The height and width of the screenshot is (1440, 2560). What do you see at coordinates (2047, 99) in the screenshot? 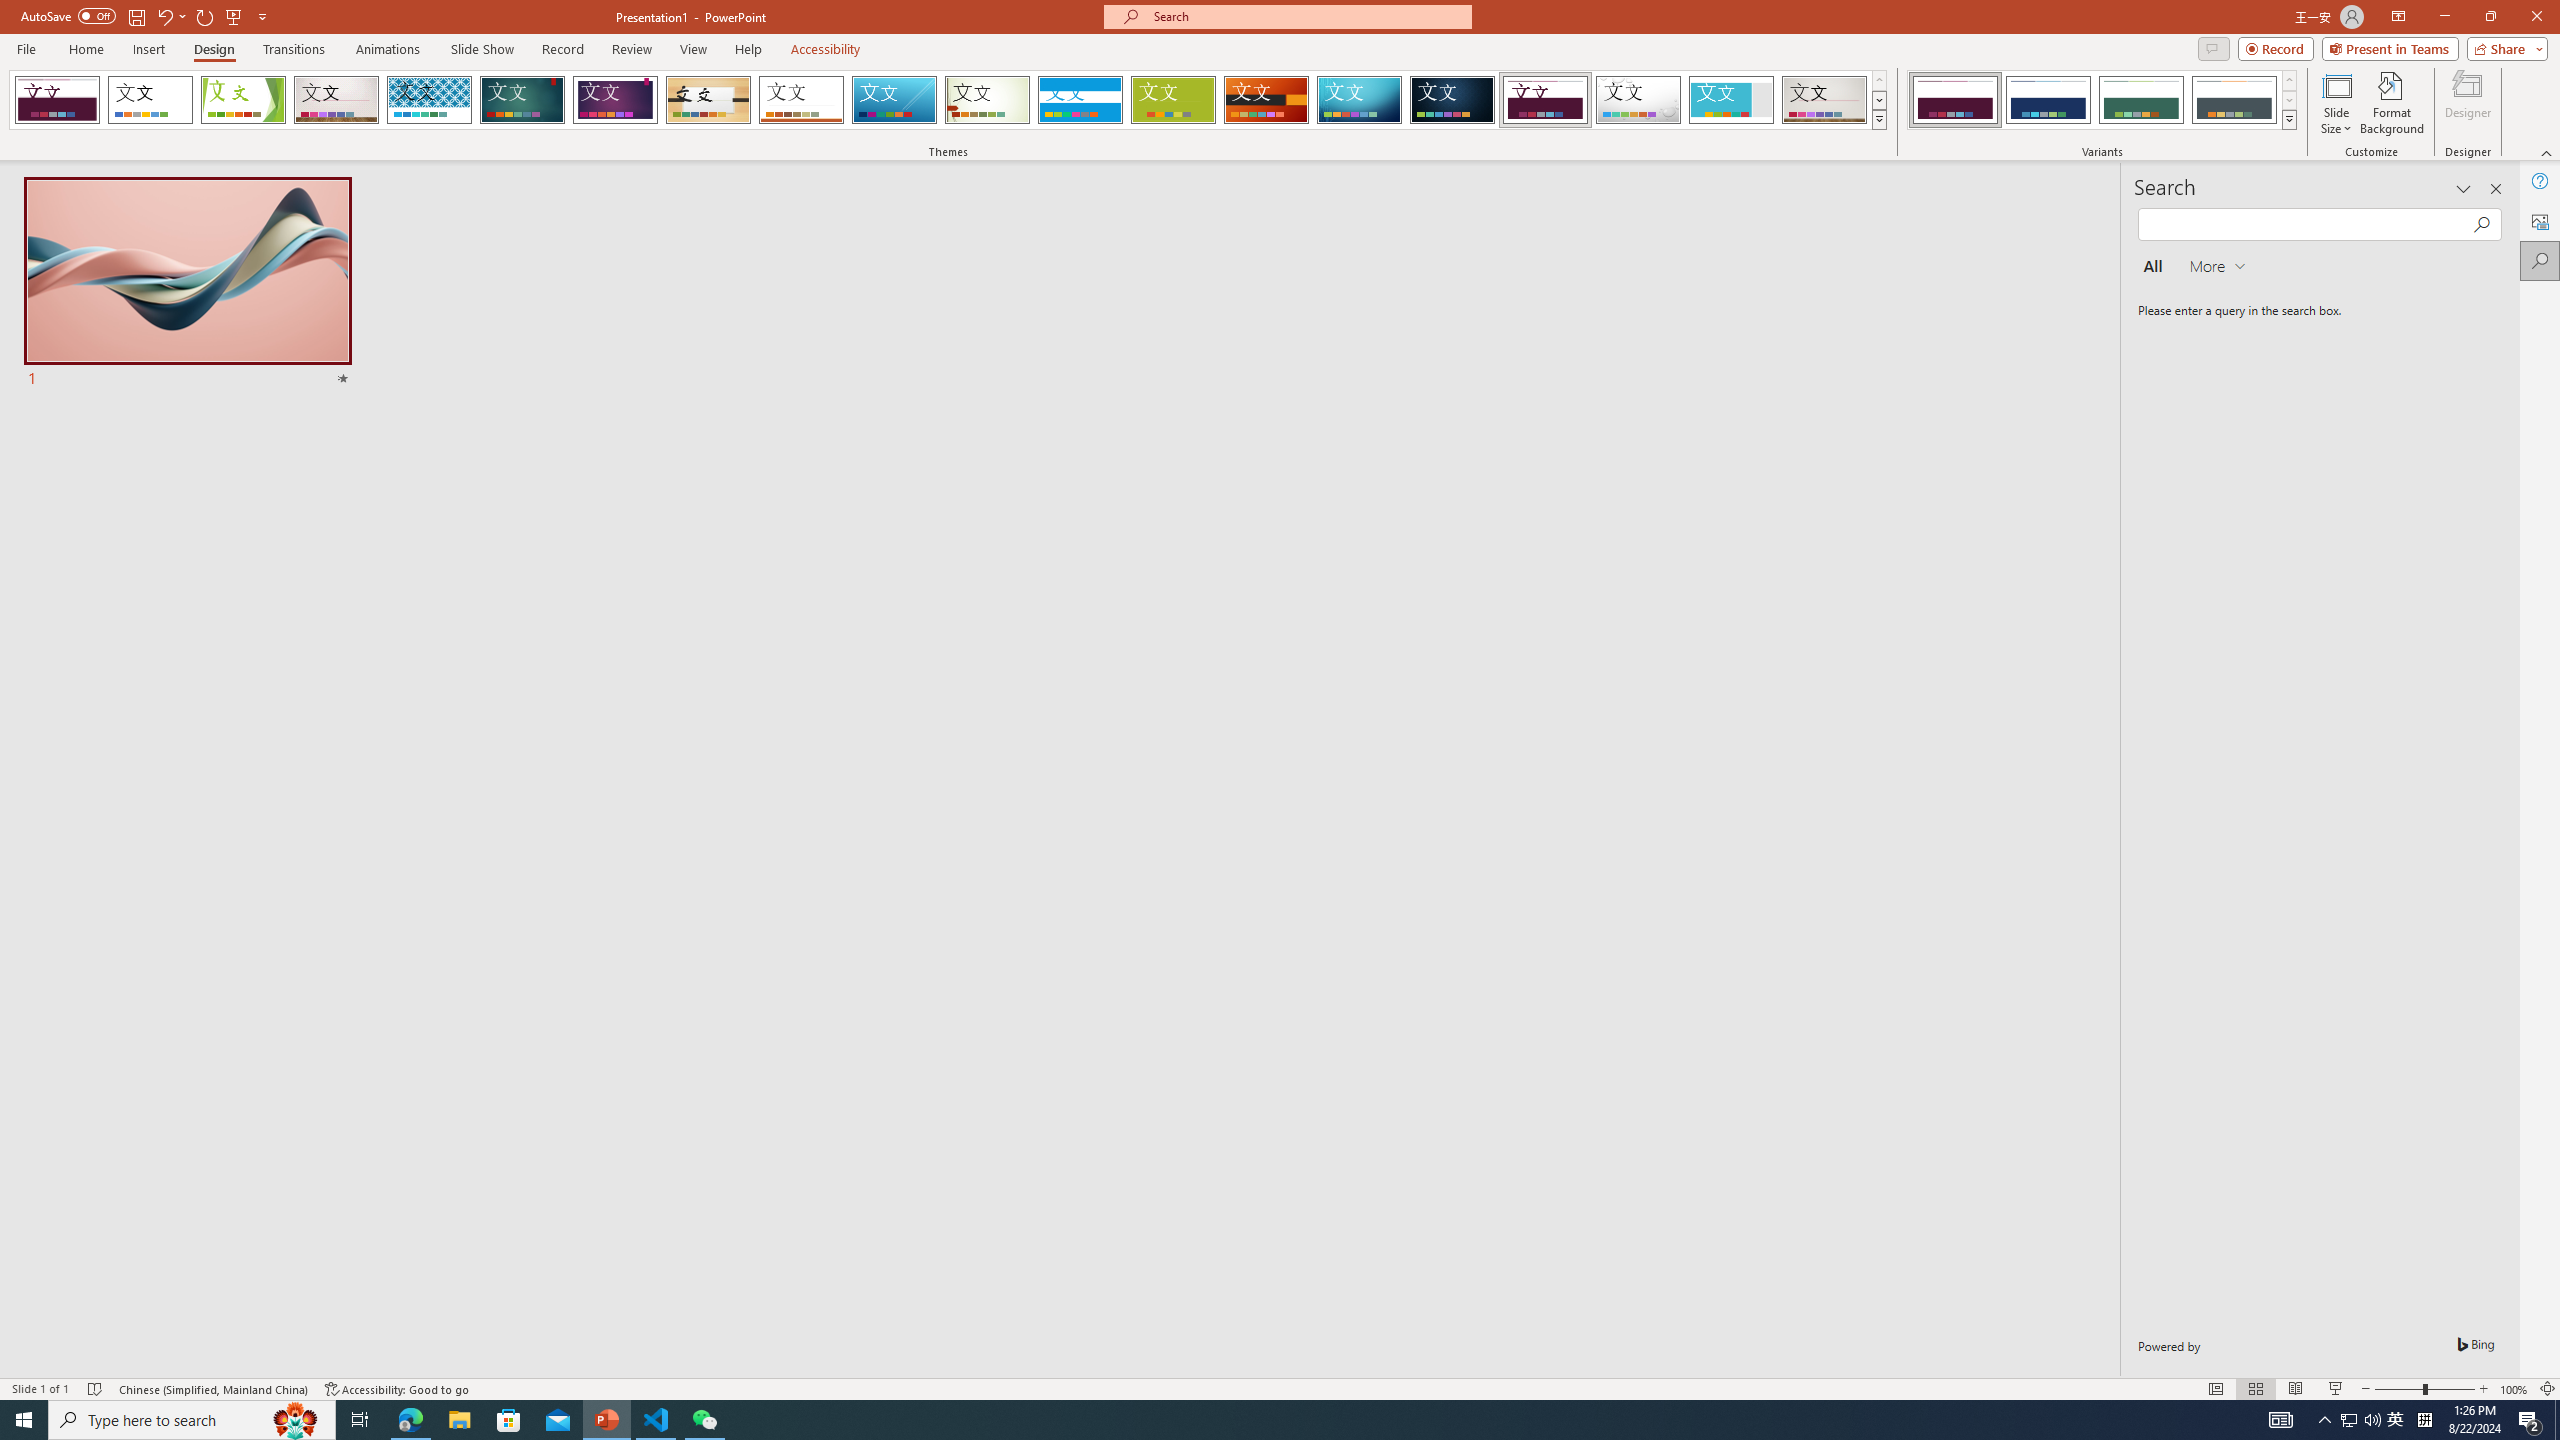
I see `'Dividend Variant 2'` at bounding box center [2047, 99].